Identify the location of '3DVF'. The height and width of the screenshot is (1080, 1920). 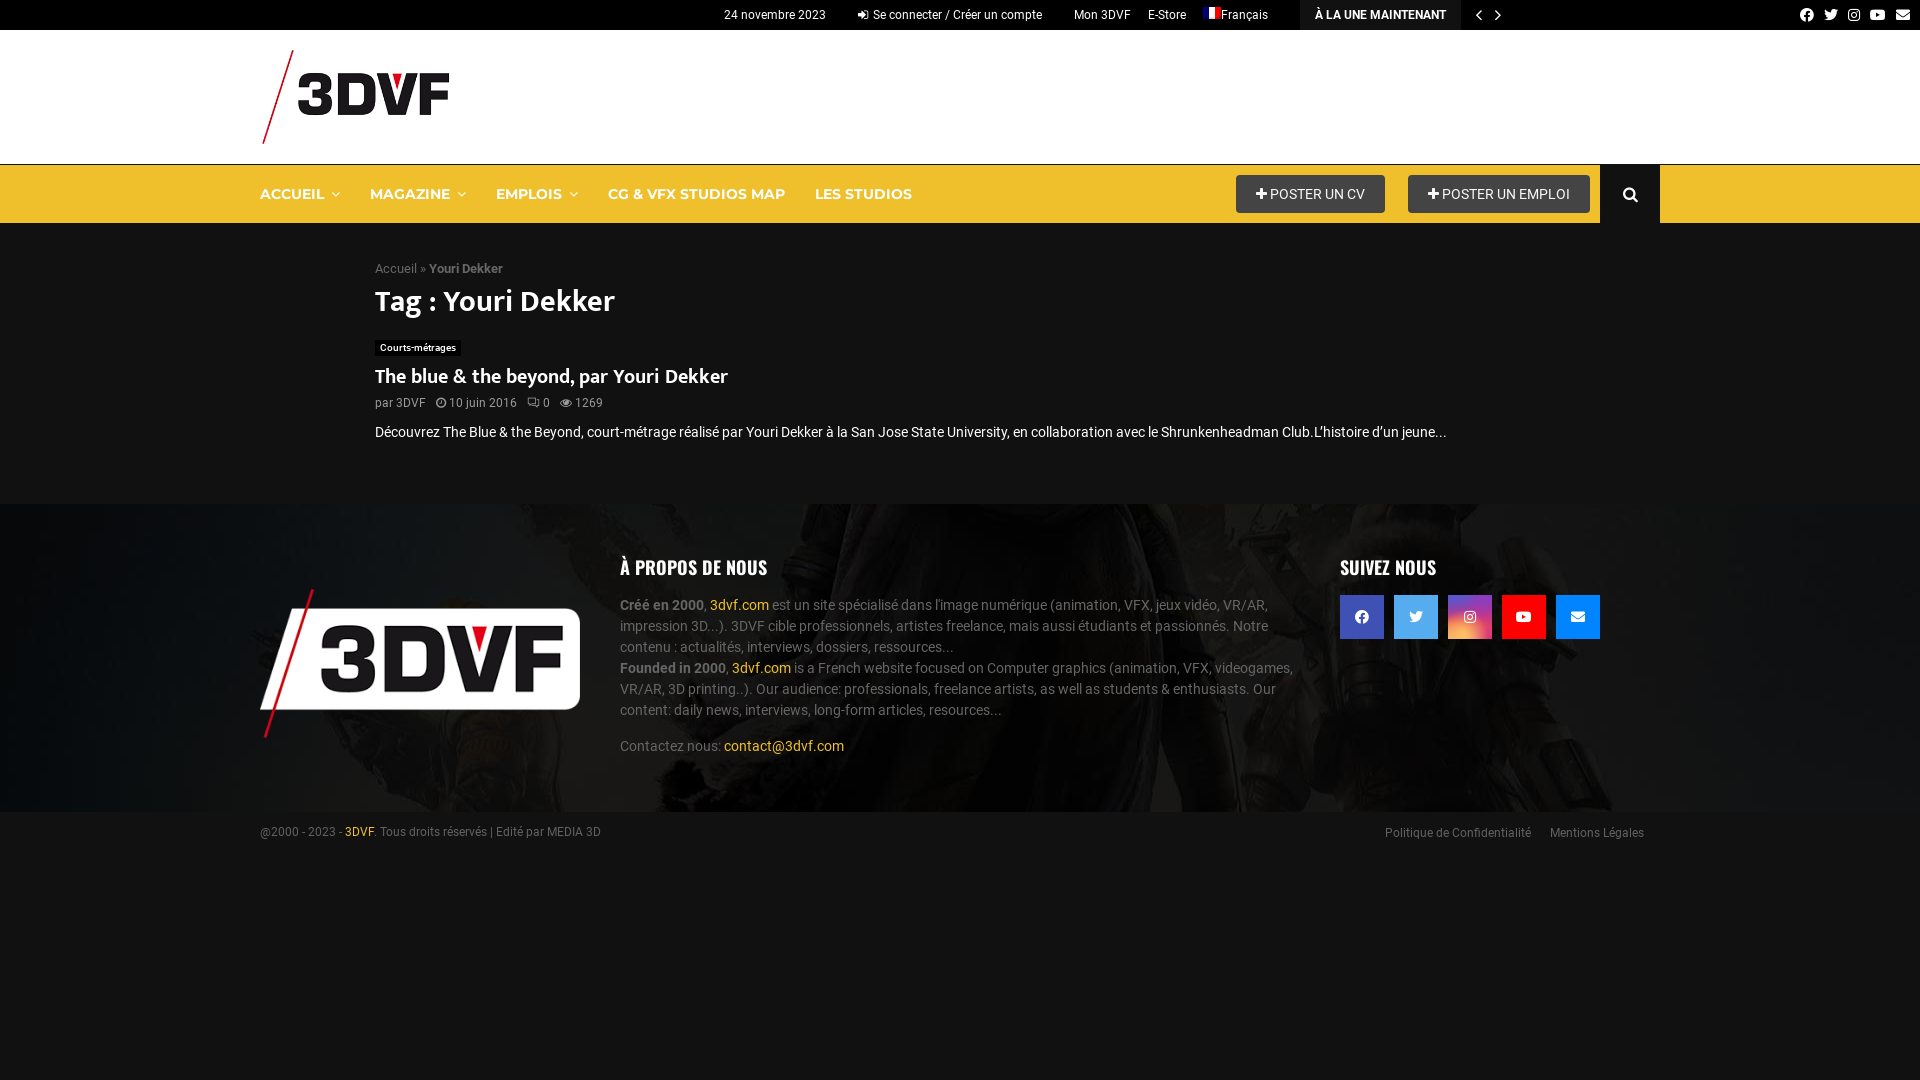
(359, 832).